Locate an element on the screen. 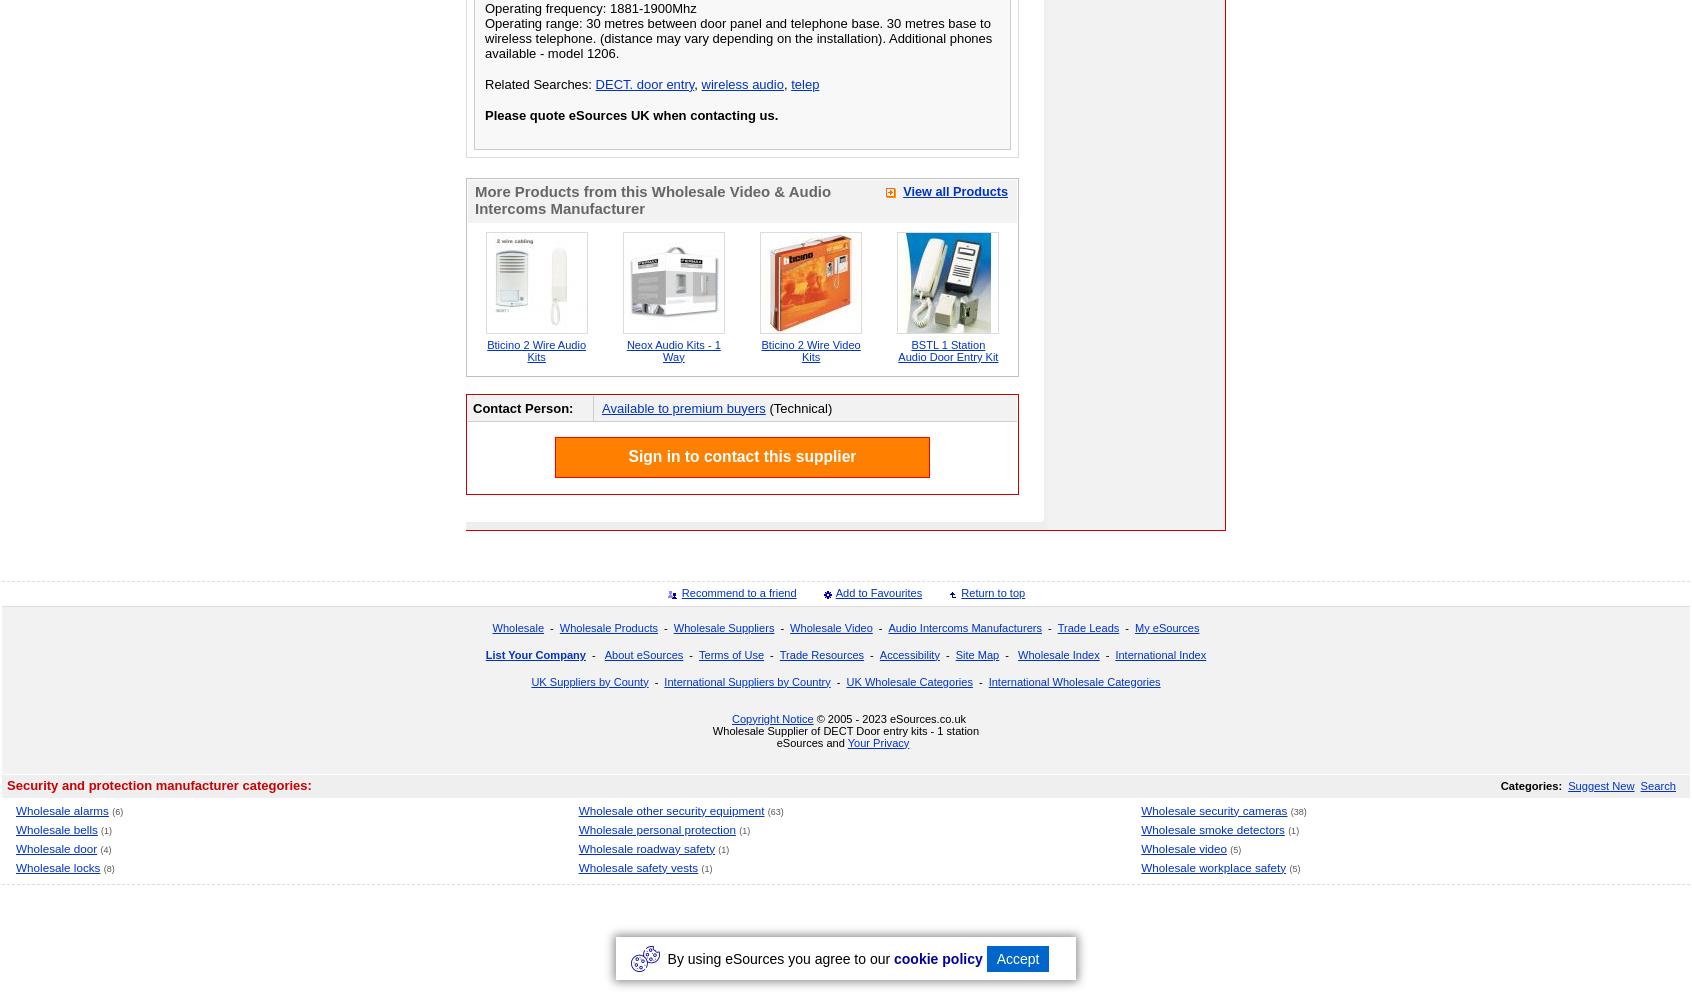  'View all Products' is located at coordinates (955, 190).